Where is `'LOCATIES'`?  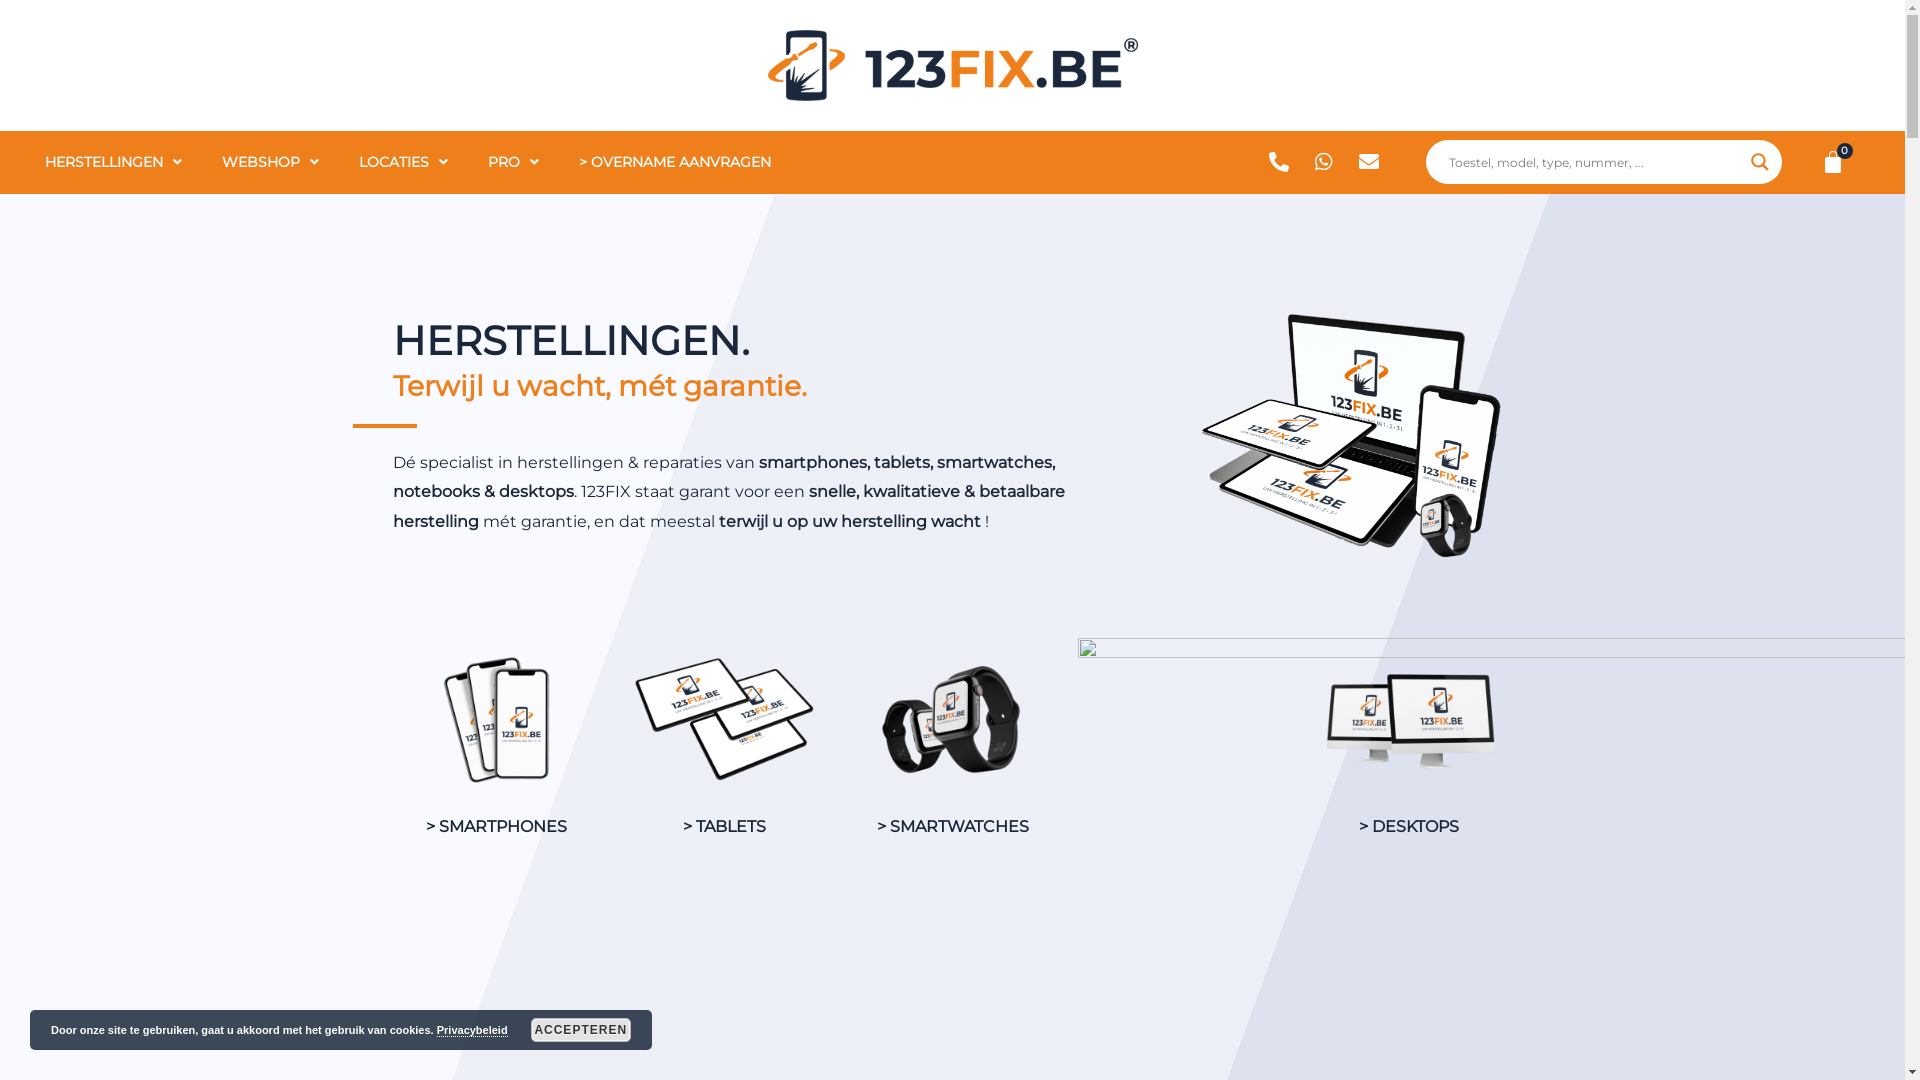 'LOCATIES' is located at coordinates (402, 161).